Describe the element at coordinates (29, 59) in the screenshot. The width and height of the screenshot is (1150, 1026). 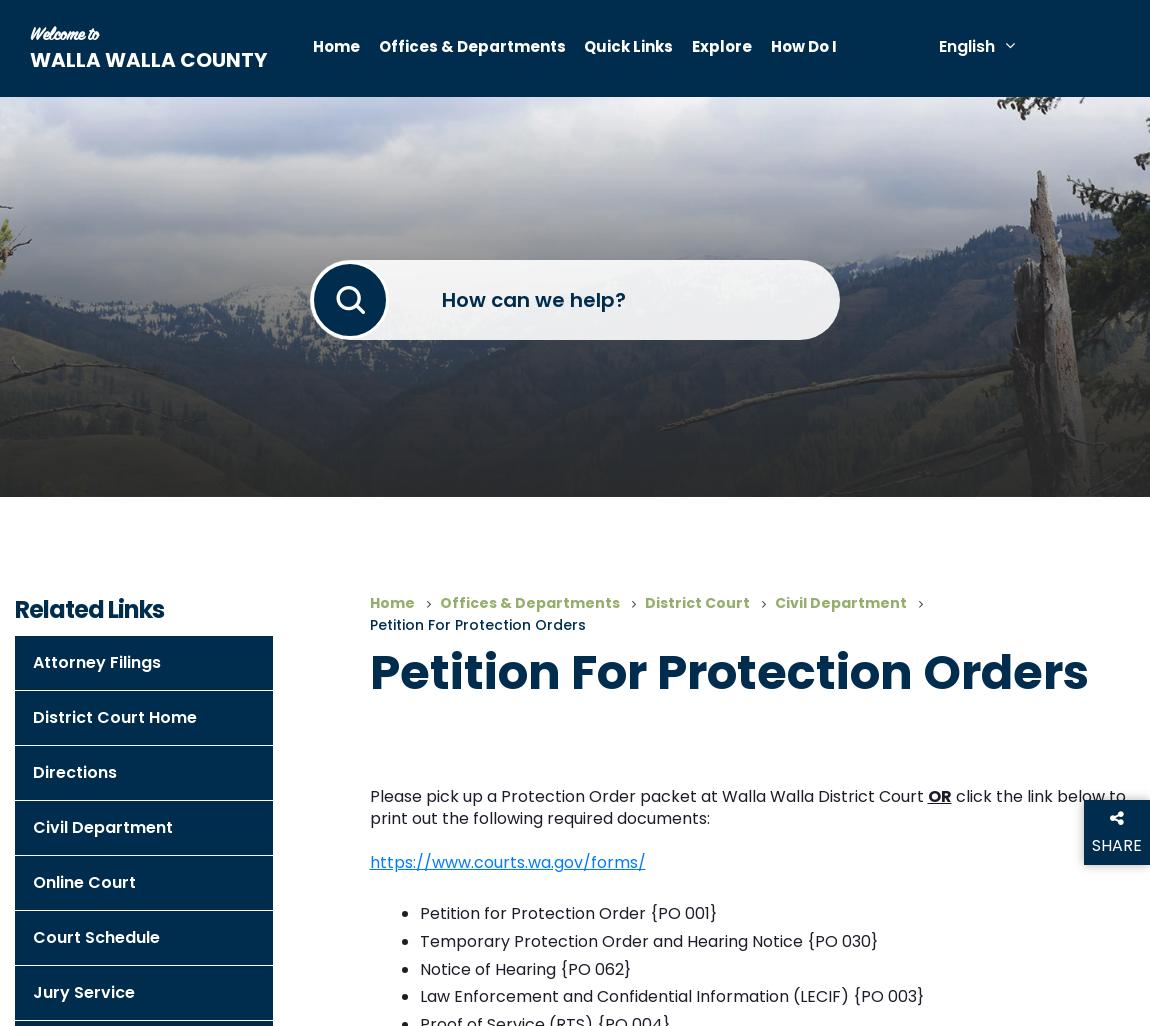
I see `'walla walla county'` at that location.